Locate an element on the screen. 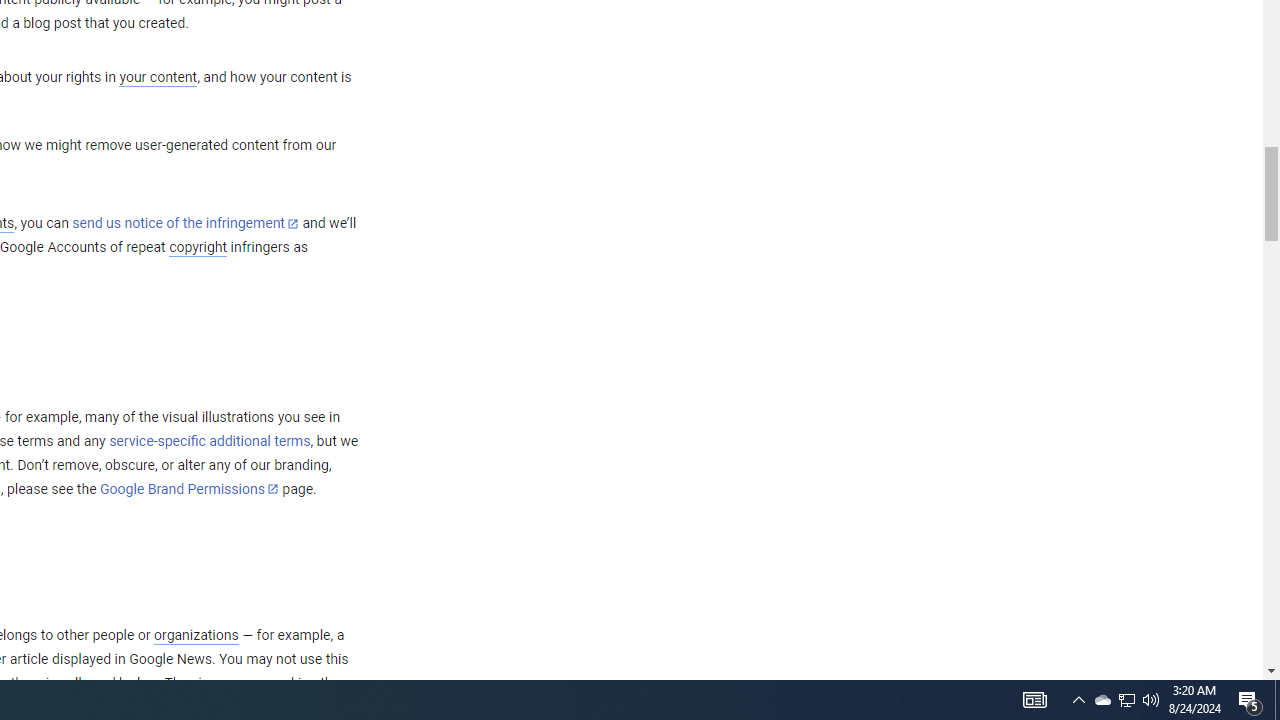 Image resolution: width=1280 pixels, height=720 pixels. 'service-specific additional terms' is located at coordinates (209, 440).